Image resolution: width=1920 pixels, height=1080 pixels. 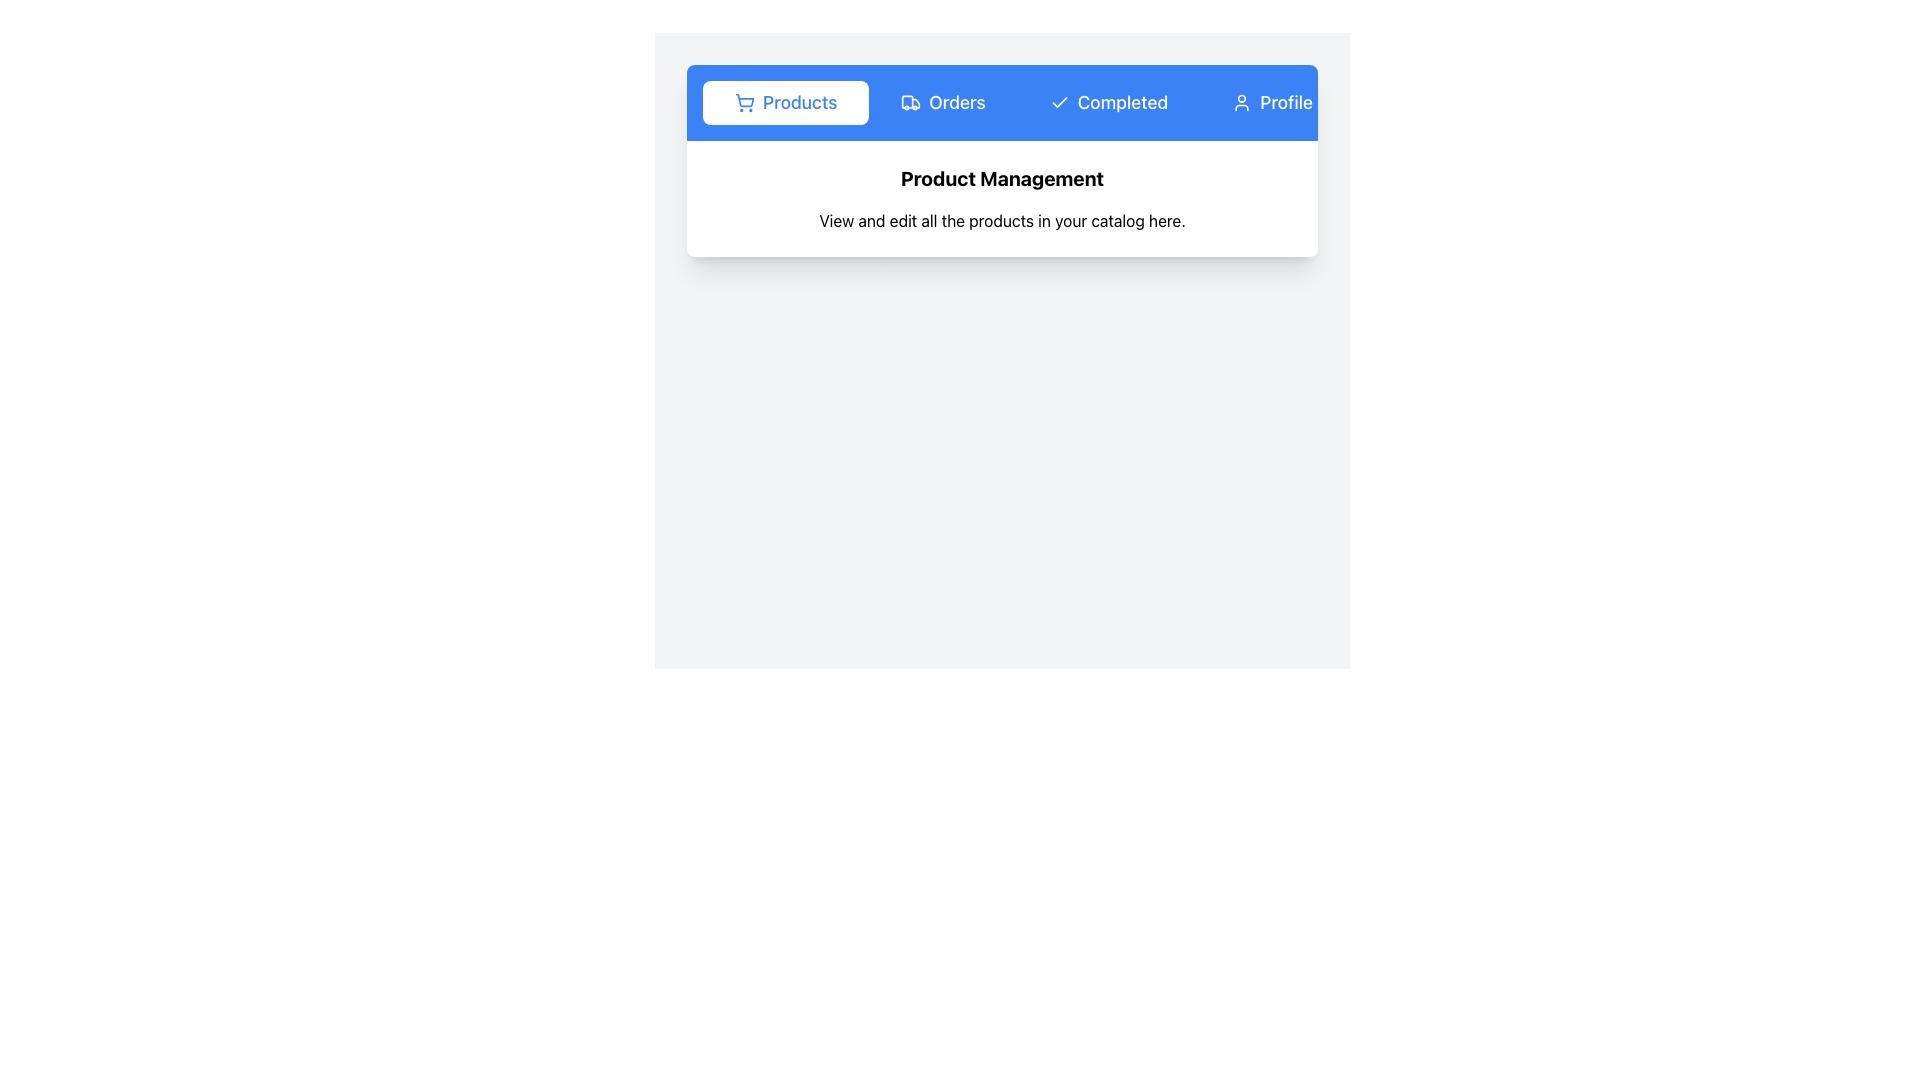 I want to click on instruction displayed in the text label that says 'View and edit all the products in your catalog here.' positioned centrally below 'Product Management.', so click(x=1002, y=220).